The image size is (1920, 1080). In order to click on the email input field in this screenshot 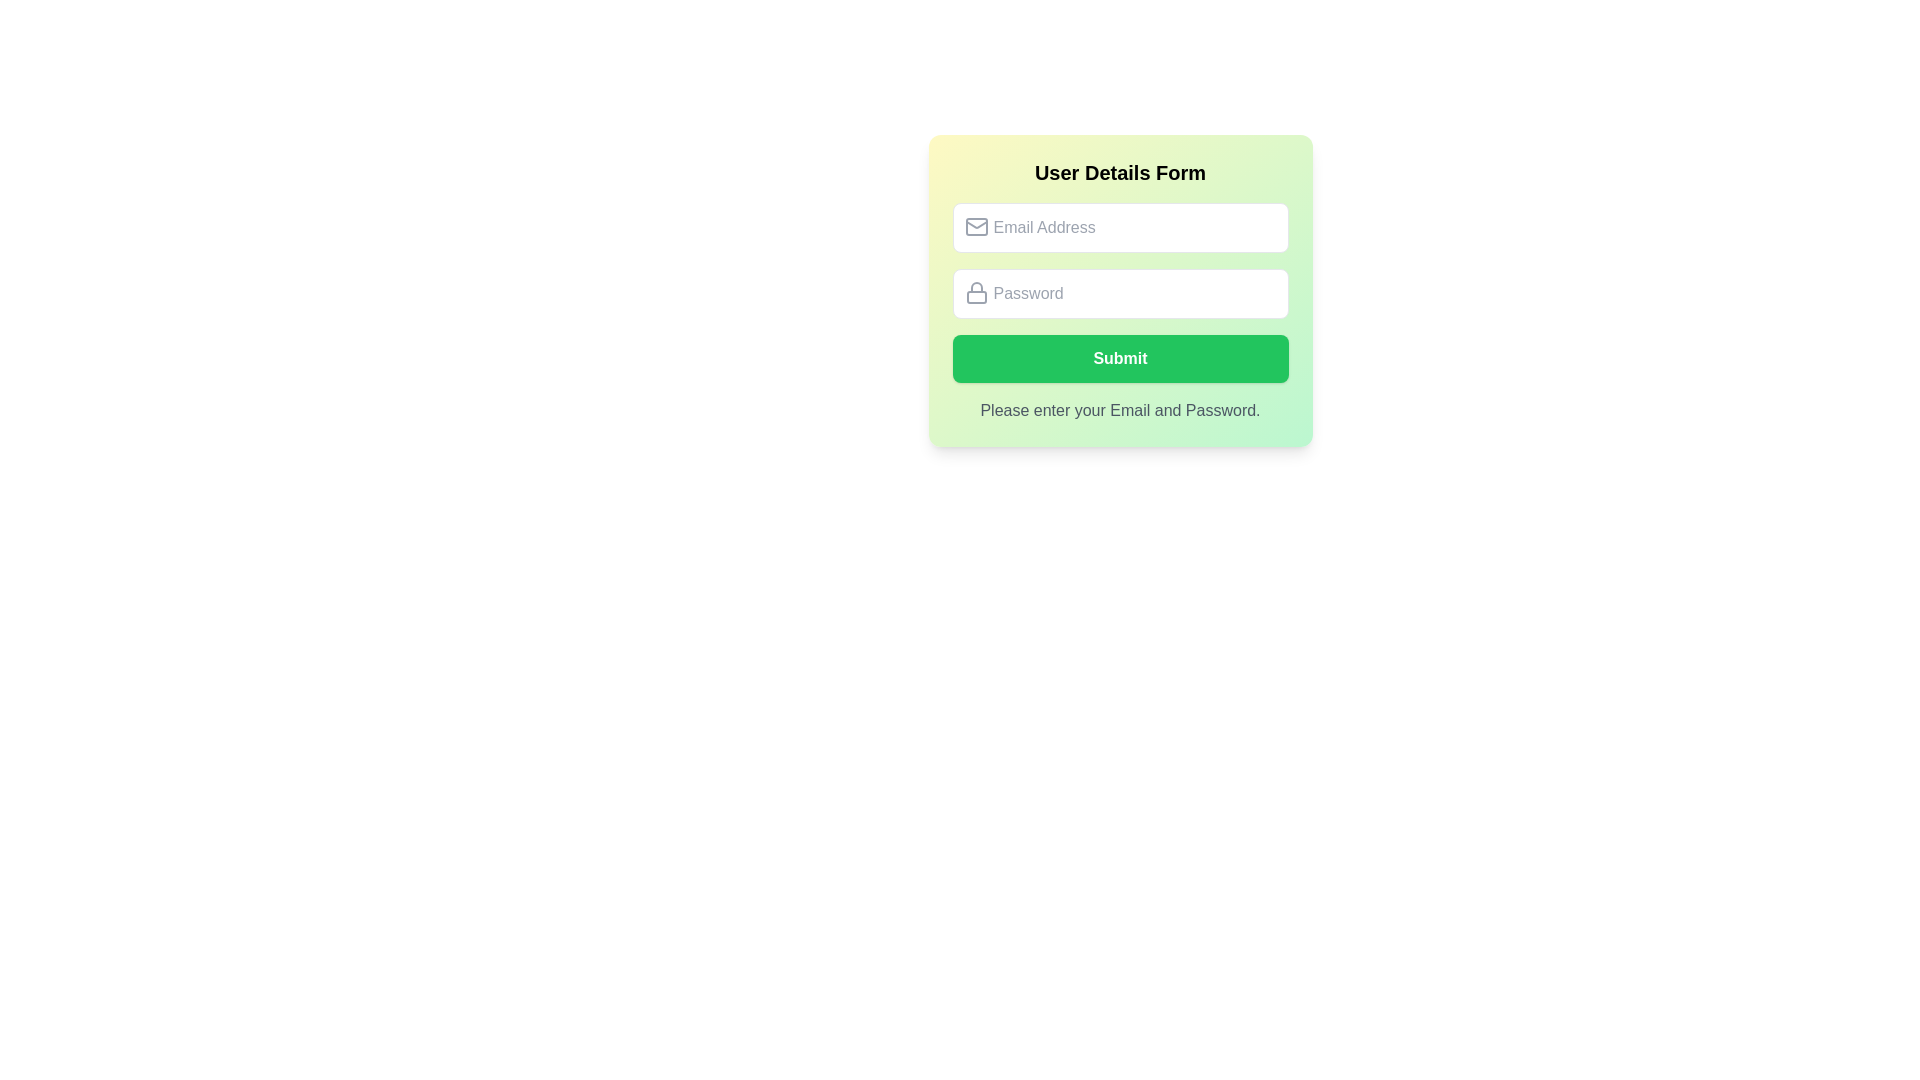, I will do `click(1120, 226)`.